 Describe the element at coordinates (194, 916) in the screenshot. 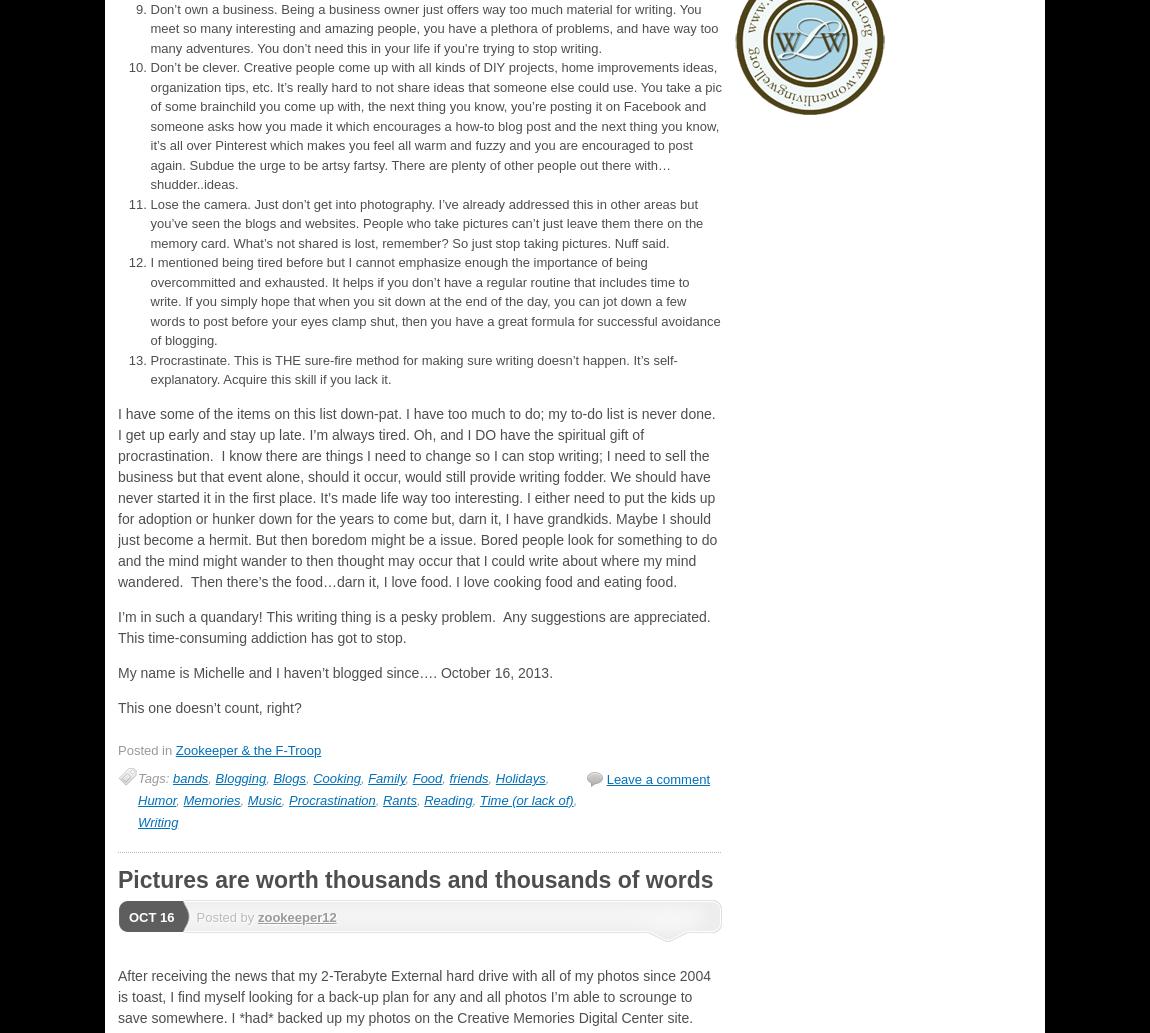

I see `'Posted by'` at that location.